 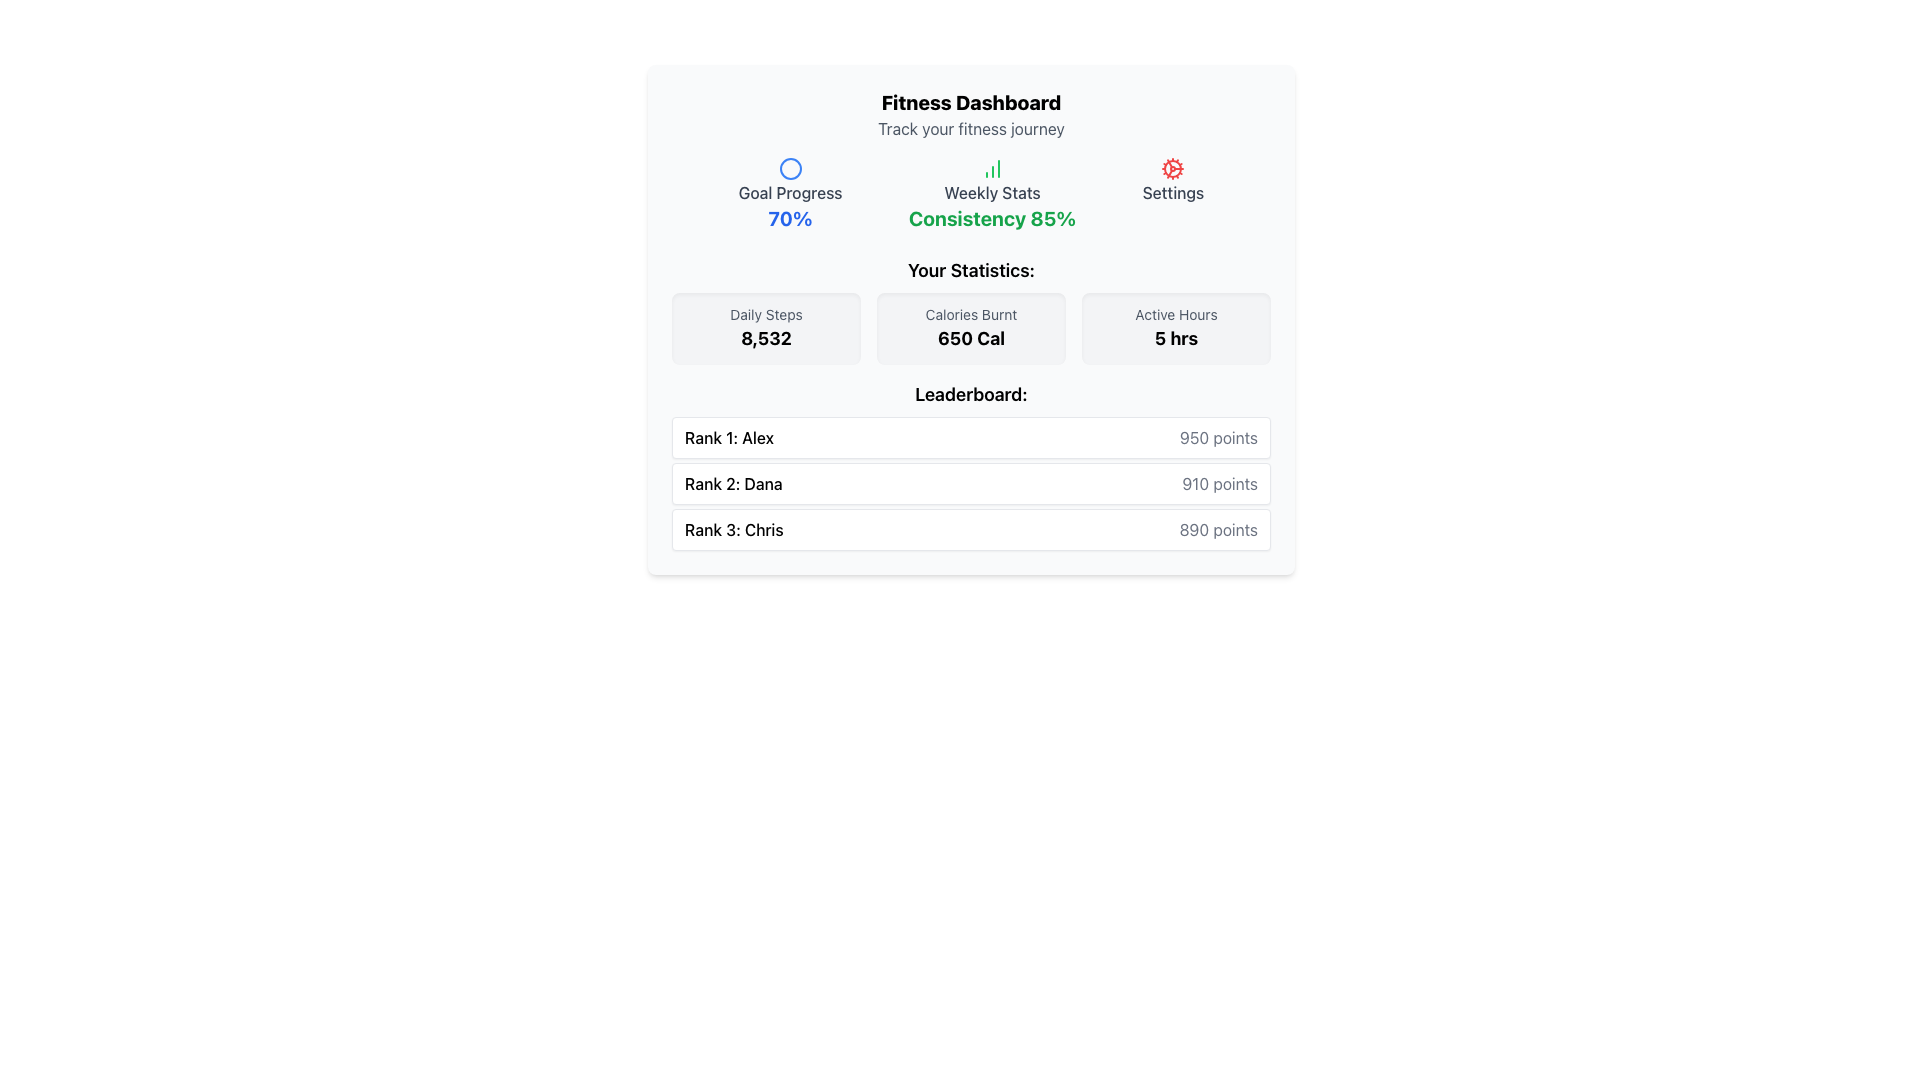 I want to click on text label displaying 'Rank 2: Dana' located in the leaderboard section, positioned between 'Rank 1: Alex' and 'Rank 3: Chris', so click(x=732, y=483).